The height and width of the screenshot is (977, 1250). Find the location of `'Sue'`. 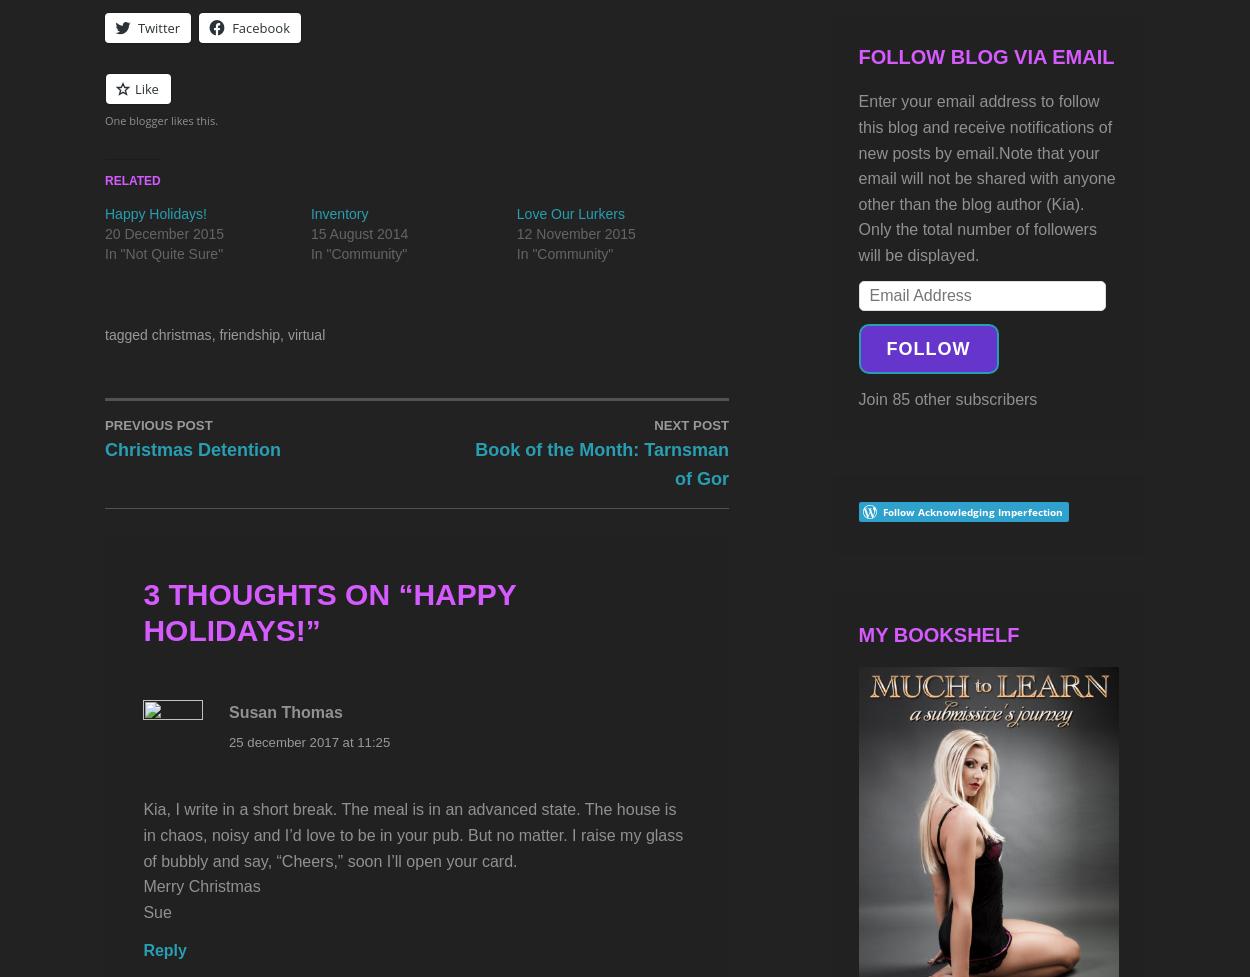

'Sue' is located at coordinates (143, 910).